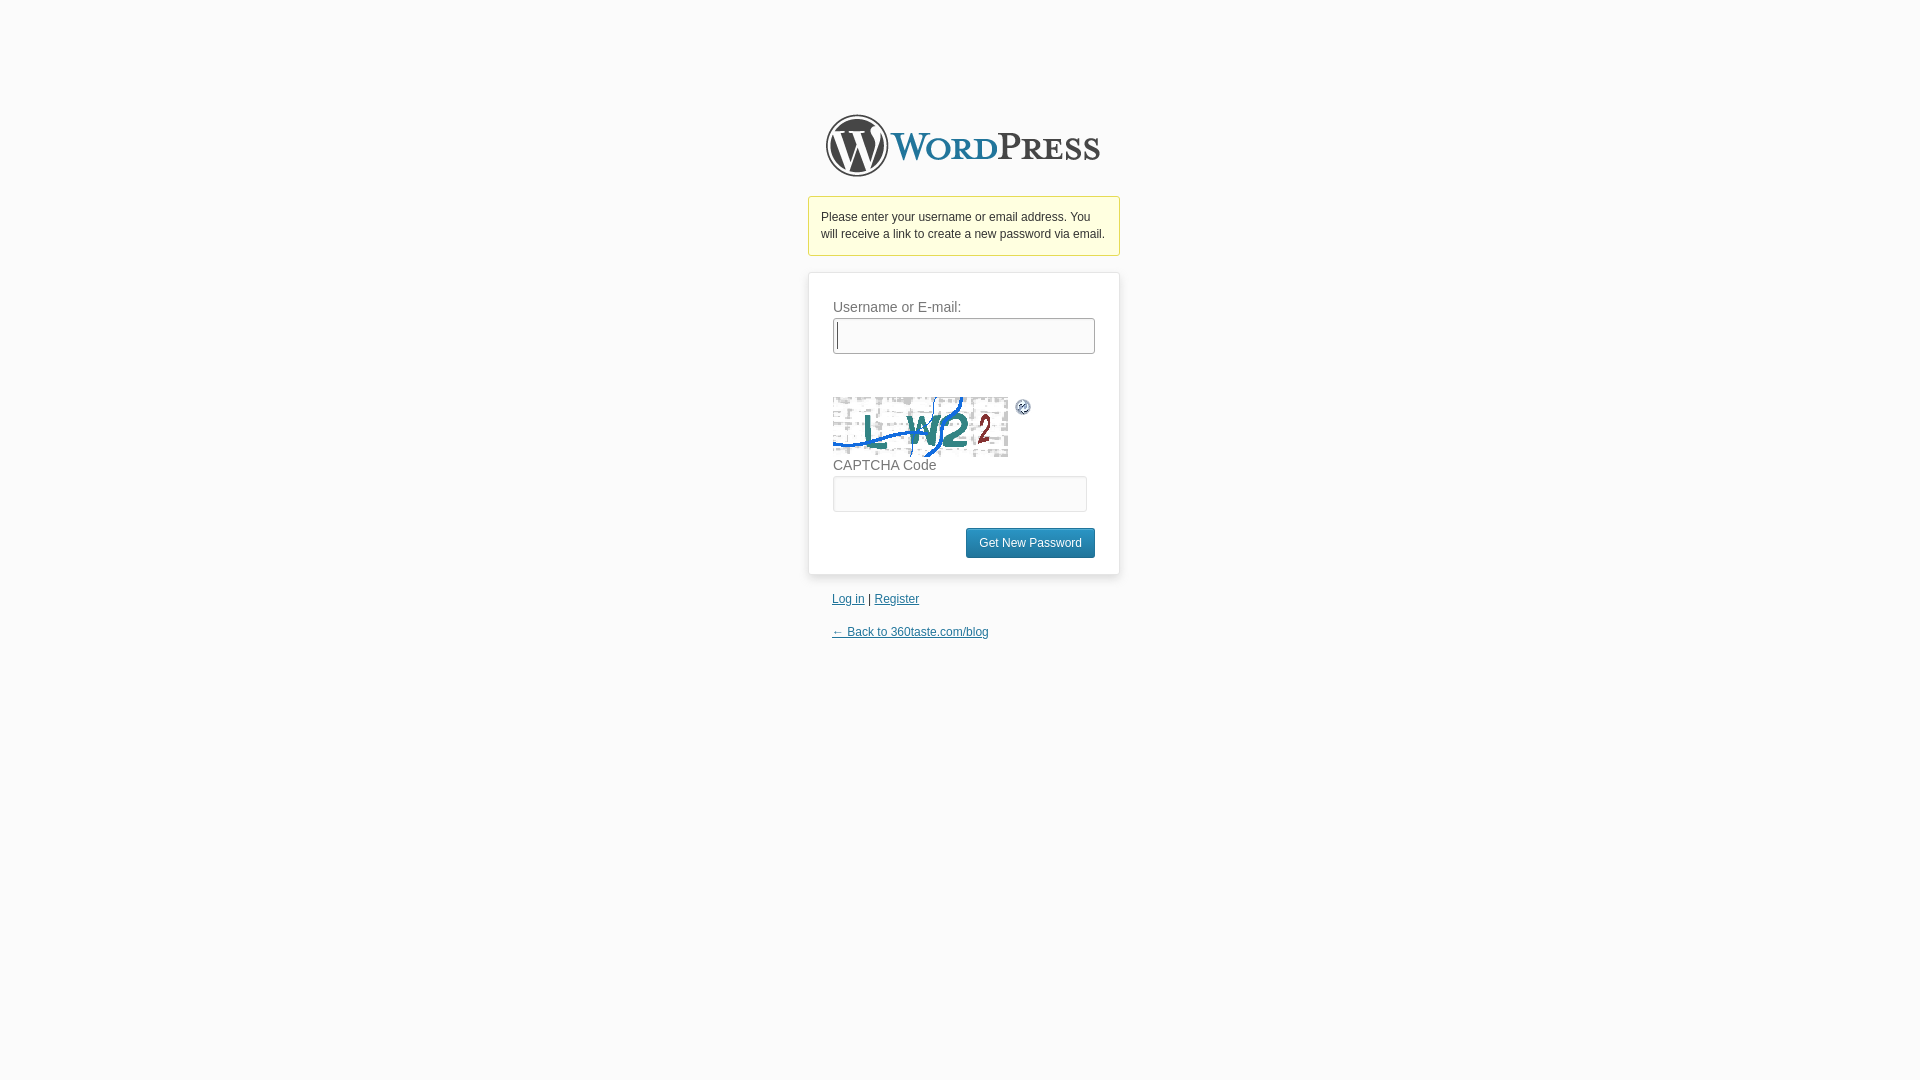 The image size is (1920, 1080). Describe the element at coordinates (895, 597) in the screenshot. I see `'Register'` at that location.